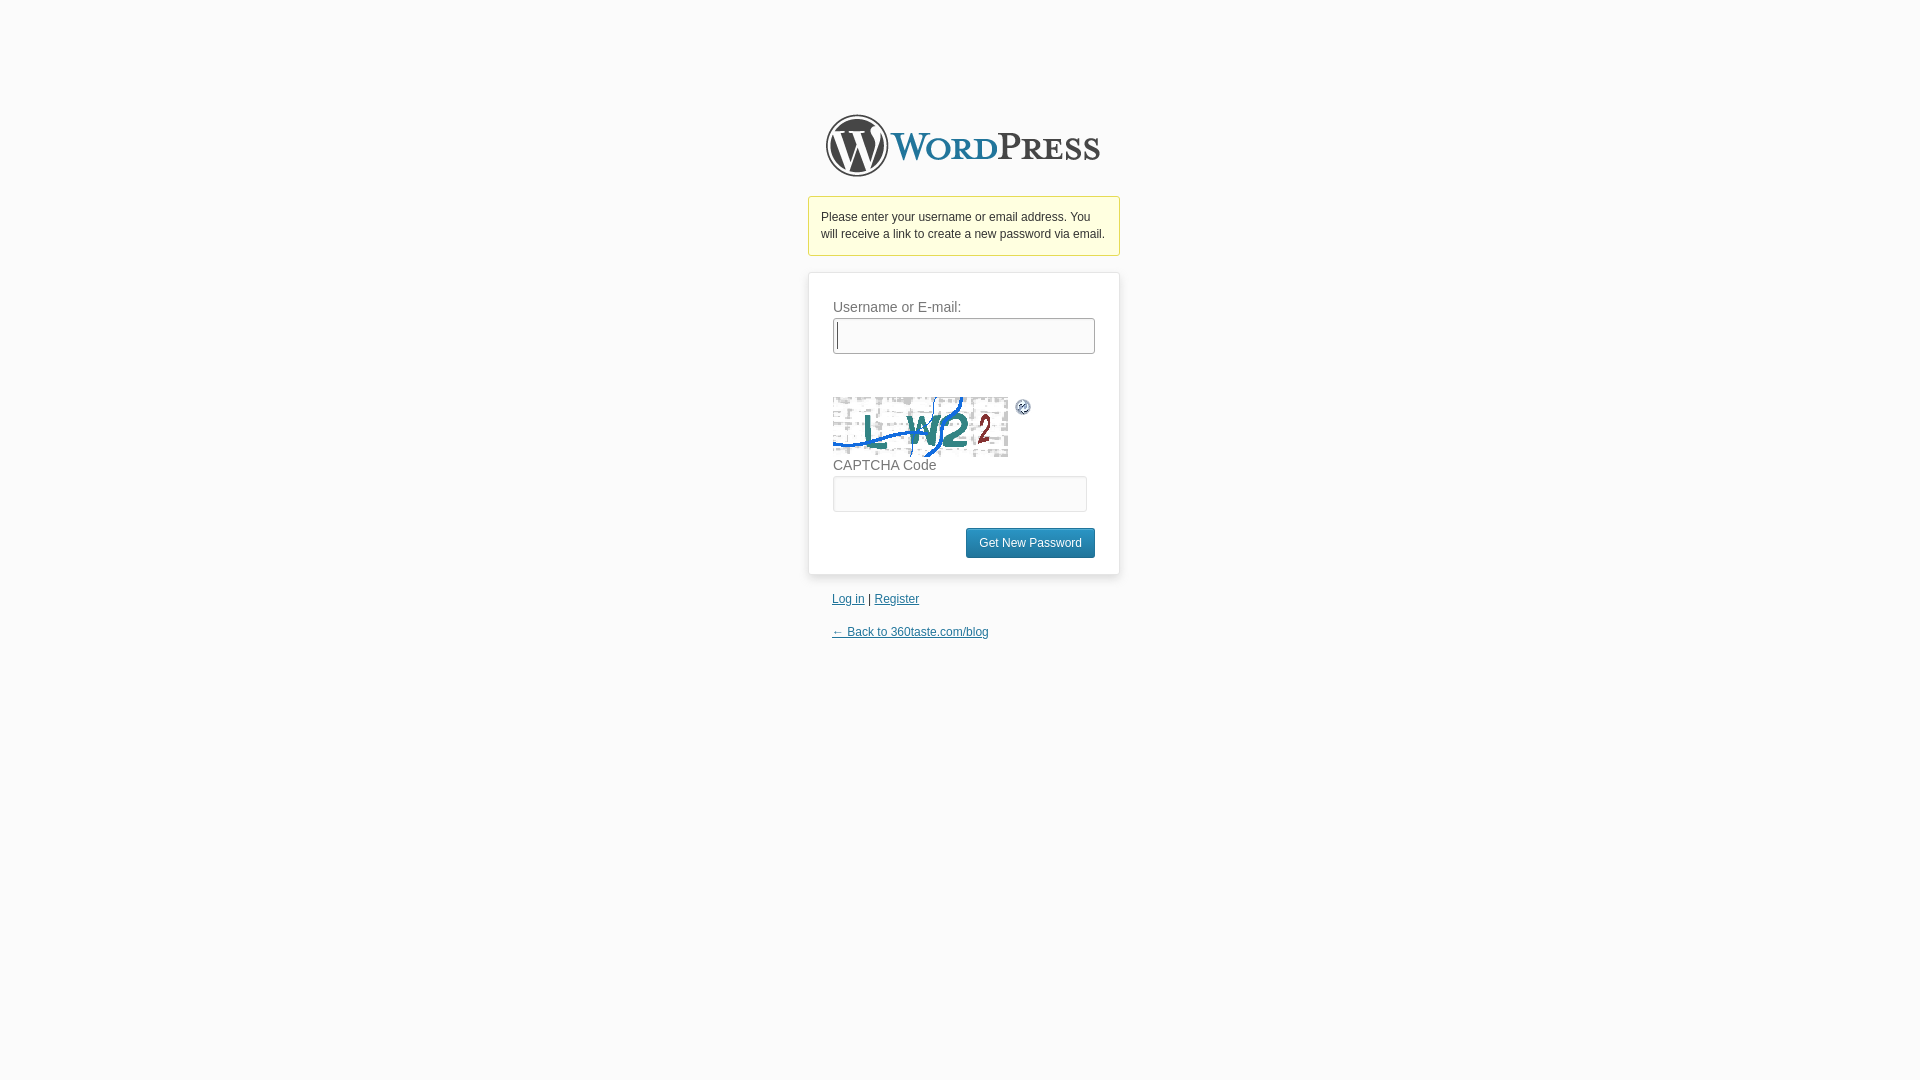 The image size is (1920, 1080). Describe the element at coordinates (895, 597) in the screenshot. I see `'Register'` at that location.